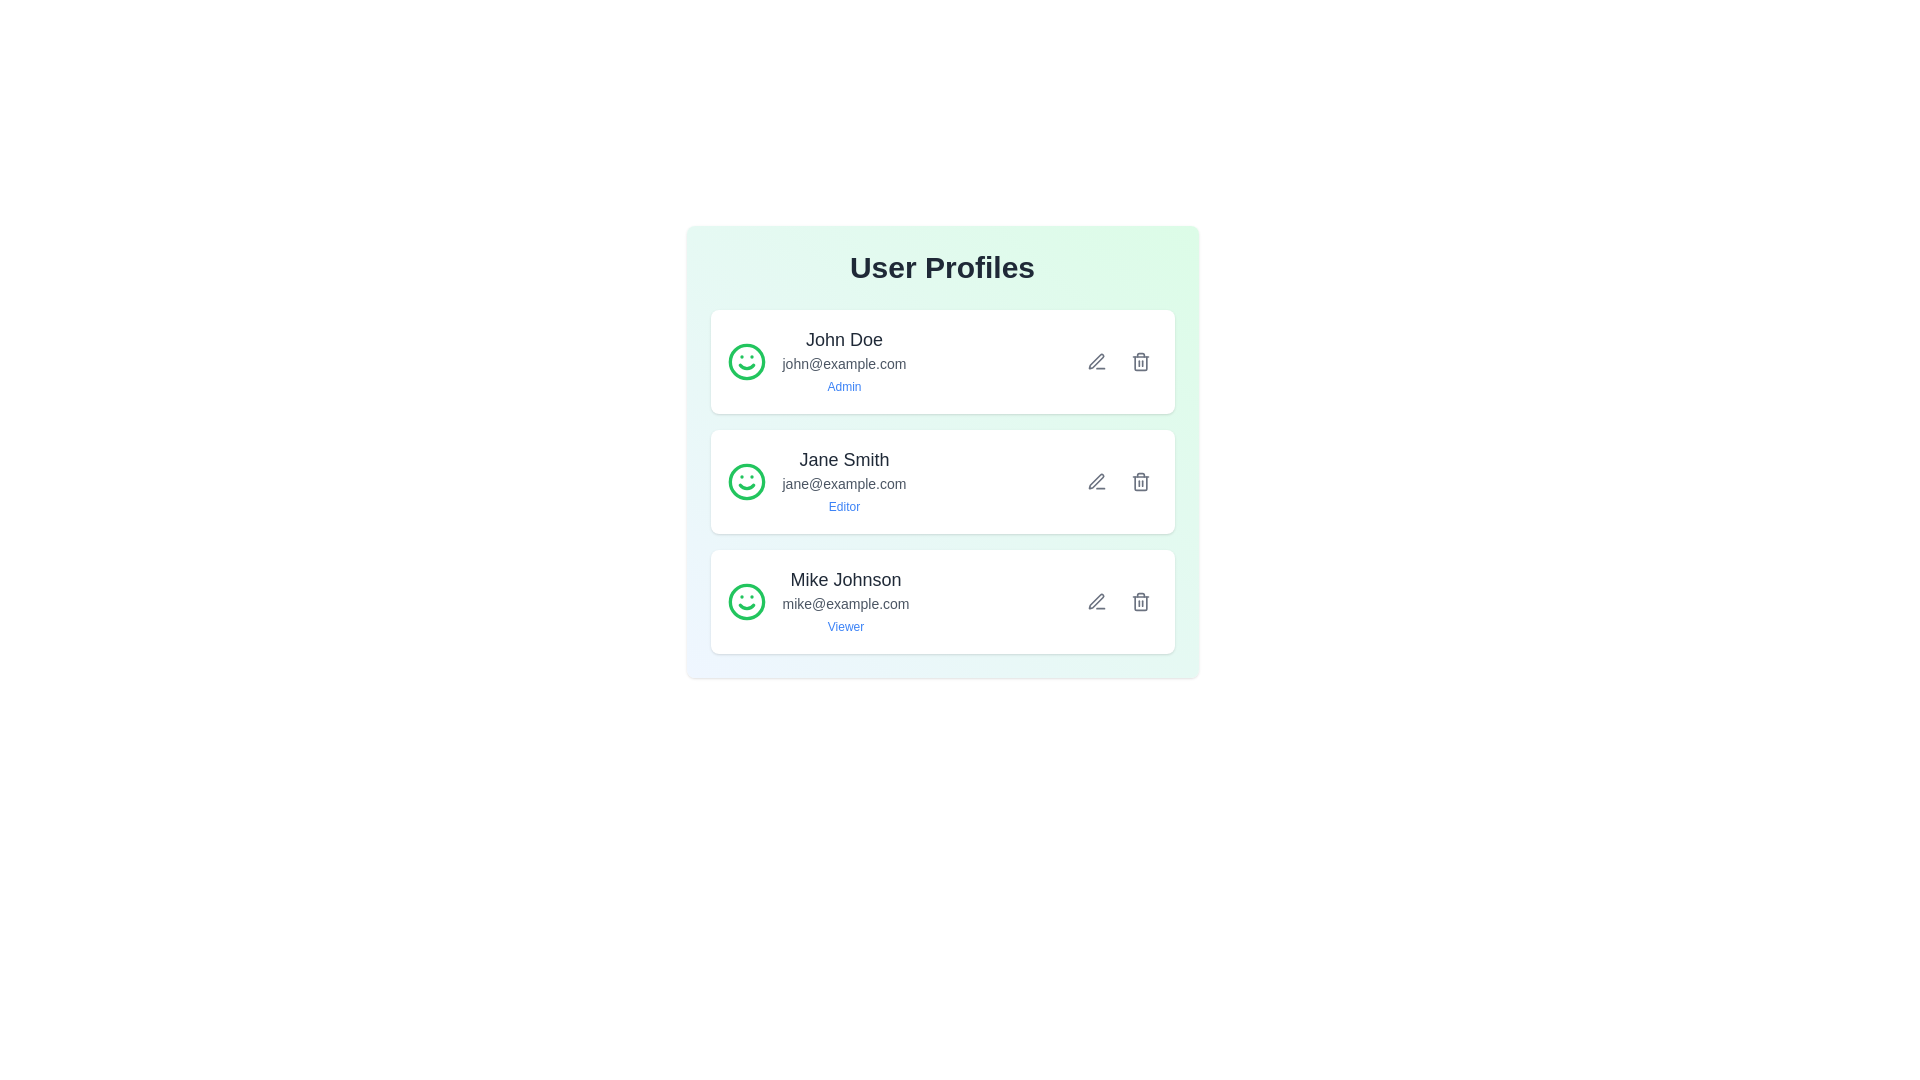 The image size is (1920, 1080). I want to click on the edit button for the user Mike Johnson to modify their details, so click(1095, 600).